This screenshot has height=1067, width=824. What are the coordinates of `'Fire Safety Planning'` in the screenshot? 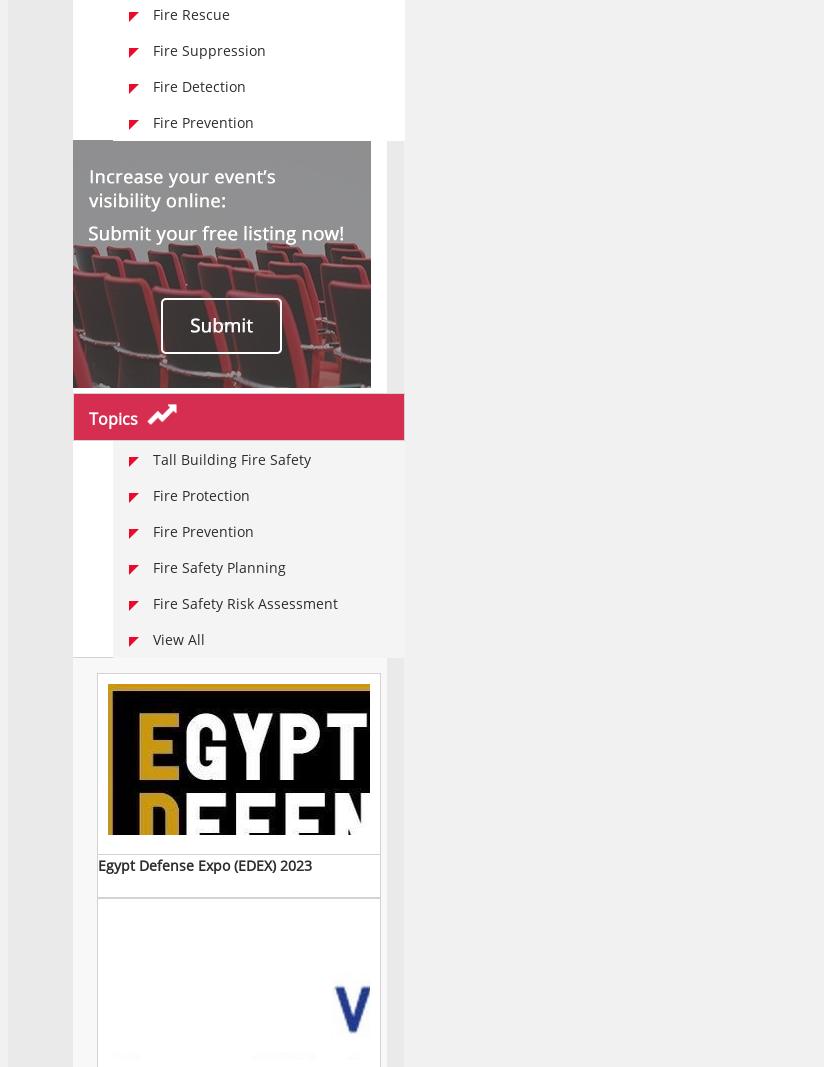 It's located at (152, 567).